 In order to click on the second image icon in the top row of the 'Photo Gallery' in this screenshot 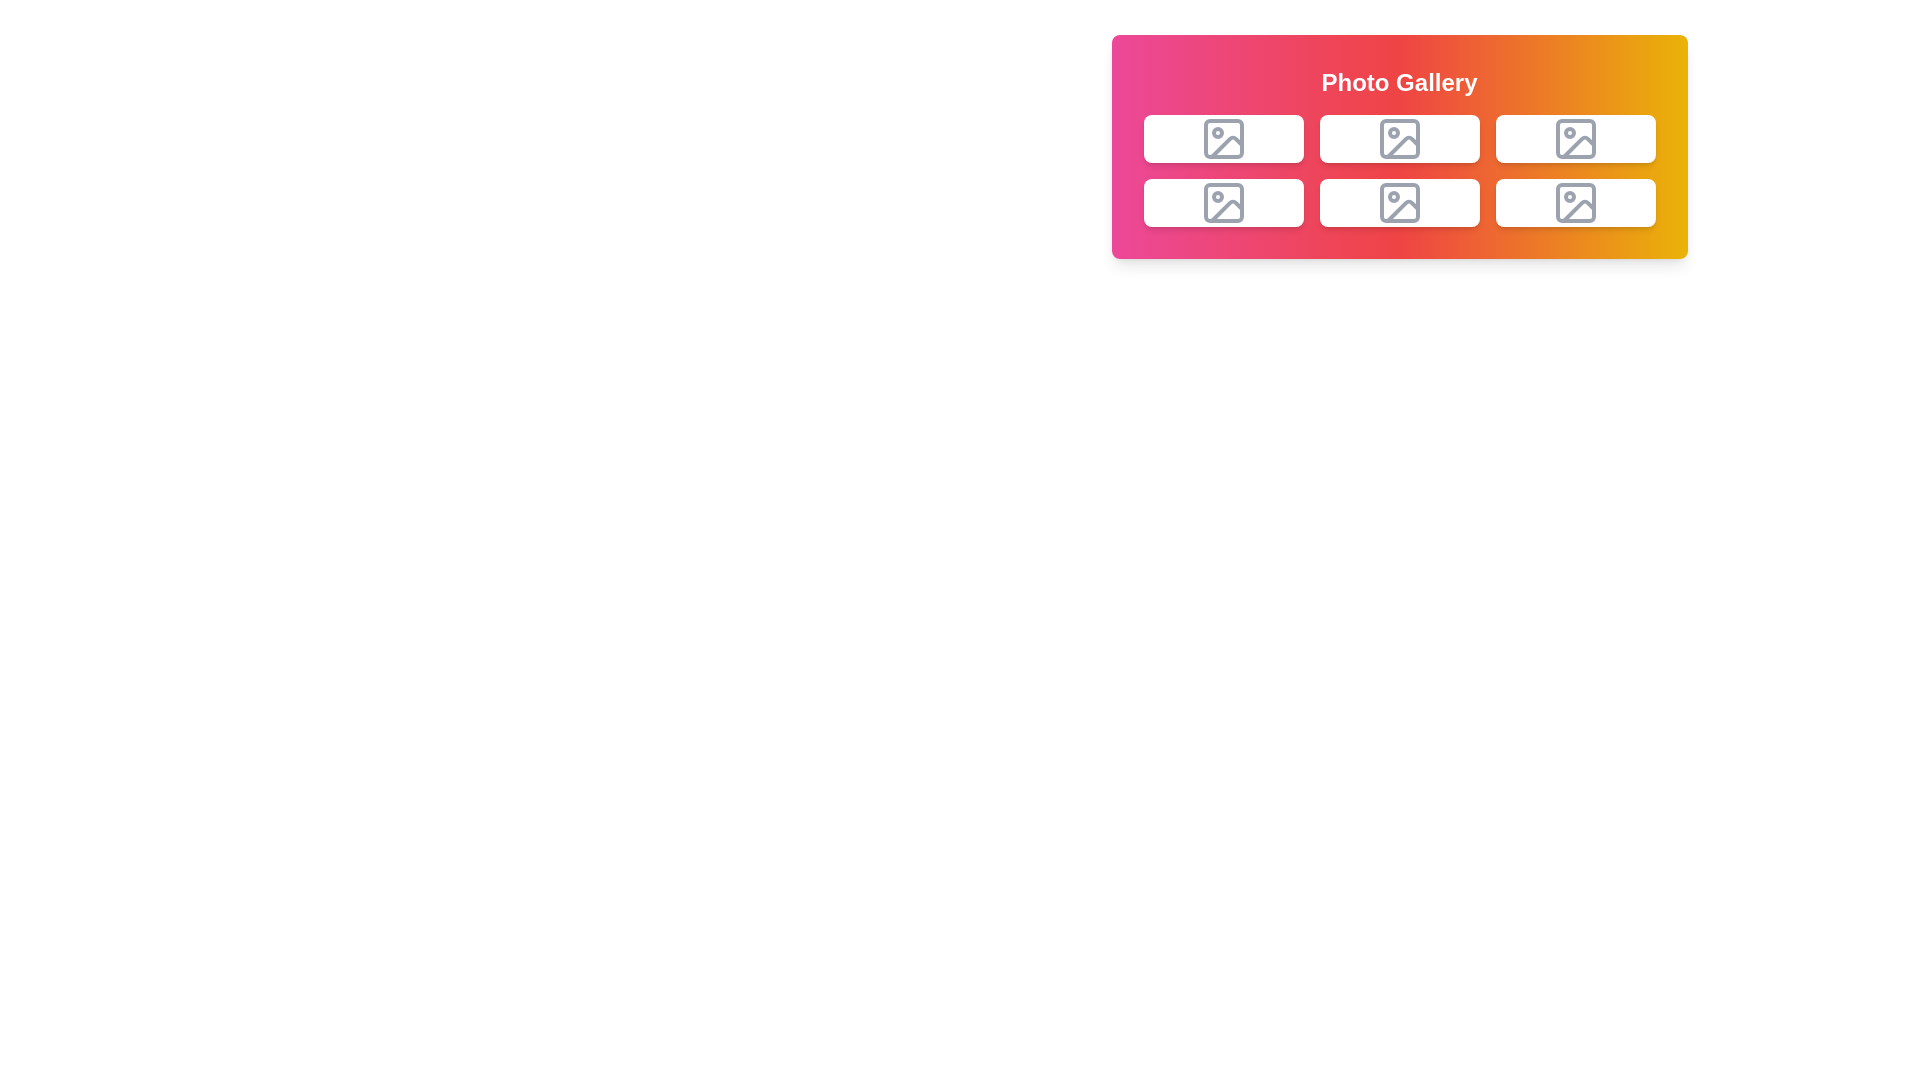, I will do `click(1398, 137)`.